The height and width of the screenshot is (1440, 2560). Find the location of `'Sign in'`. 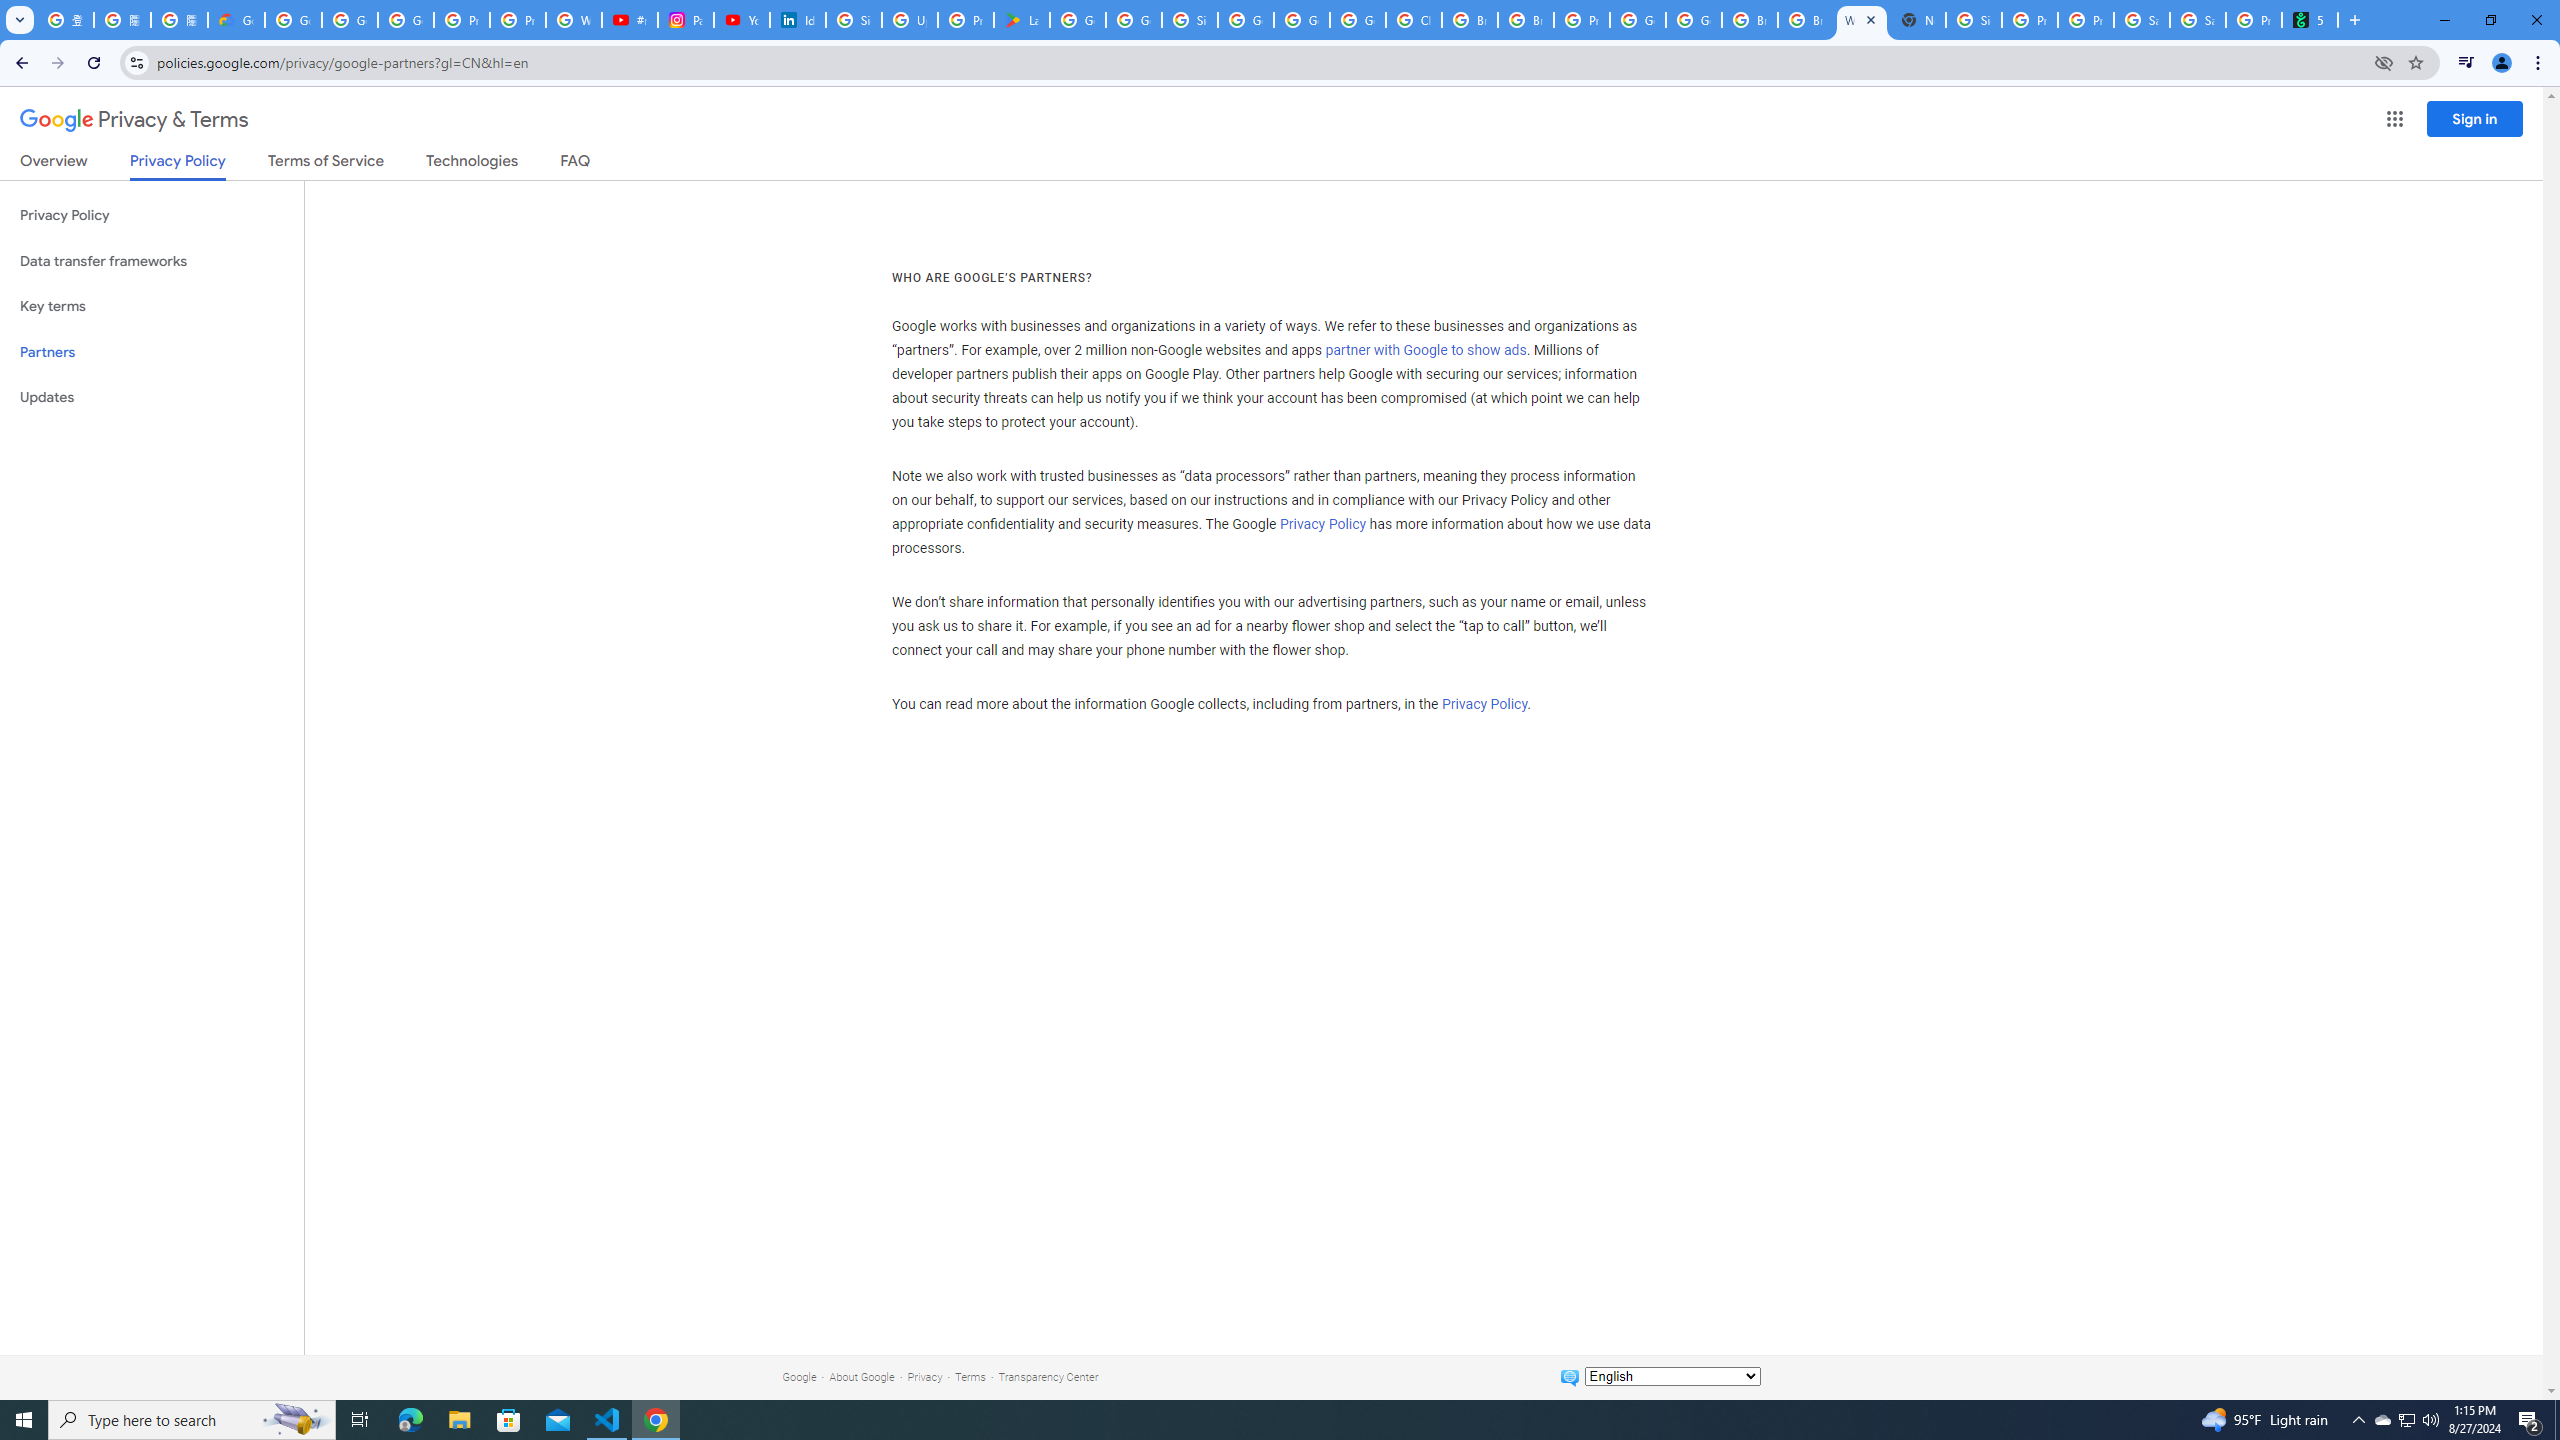

'Sign in' is located at coordinates (2474, 118).